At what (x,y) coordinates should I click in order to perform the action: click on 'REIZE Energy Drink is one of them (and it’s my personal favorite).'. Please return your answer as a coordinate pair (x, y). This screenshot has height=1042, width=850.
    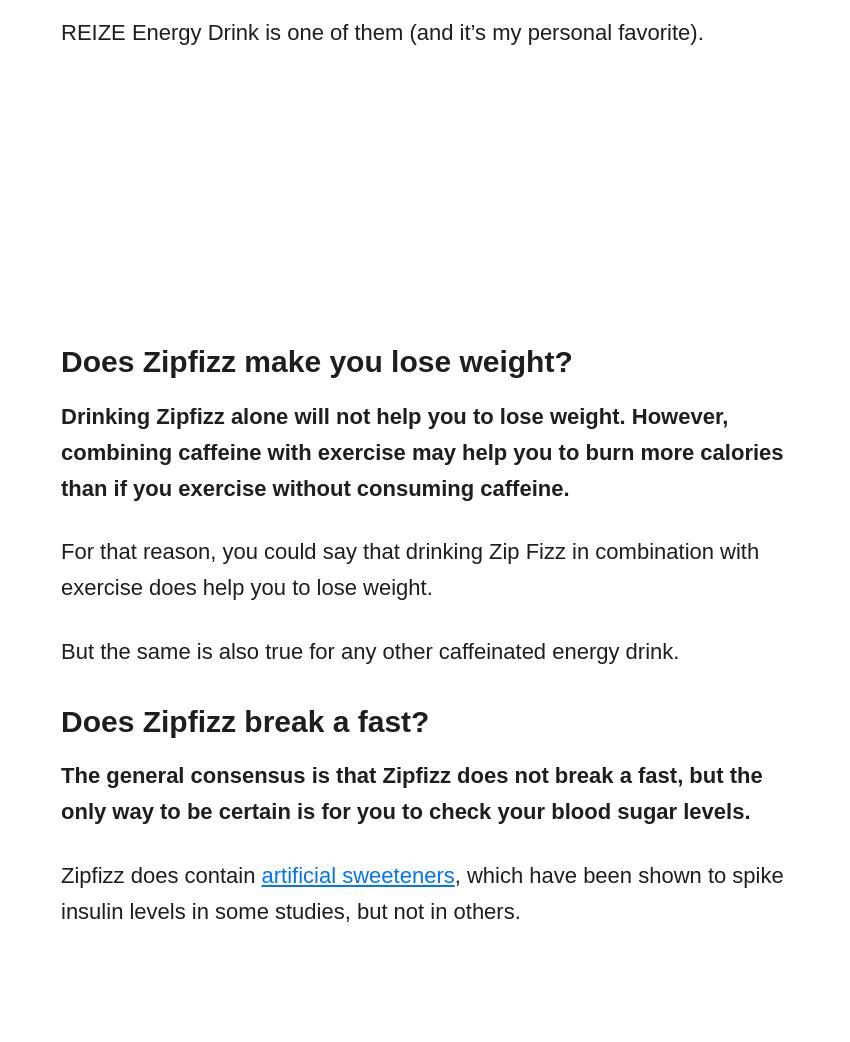
    Looking at the image, I should click on (380, 30).